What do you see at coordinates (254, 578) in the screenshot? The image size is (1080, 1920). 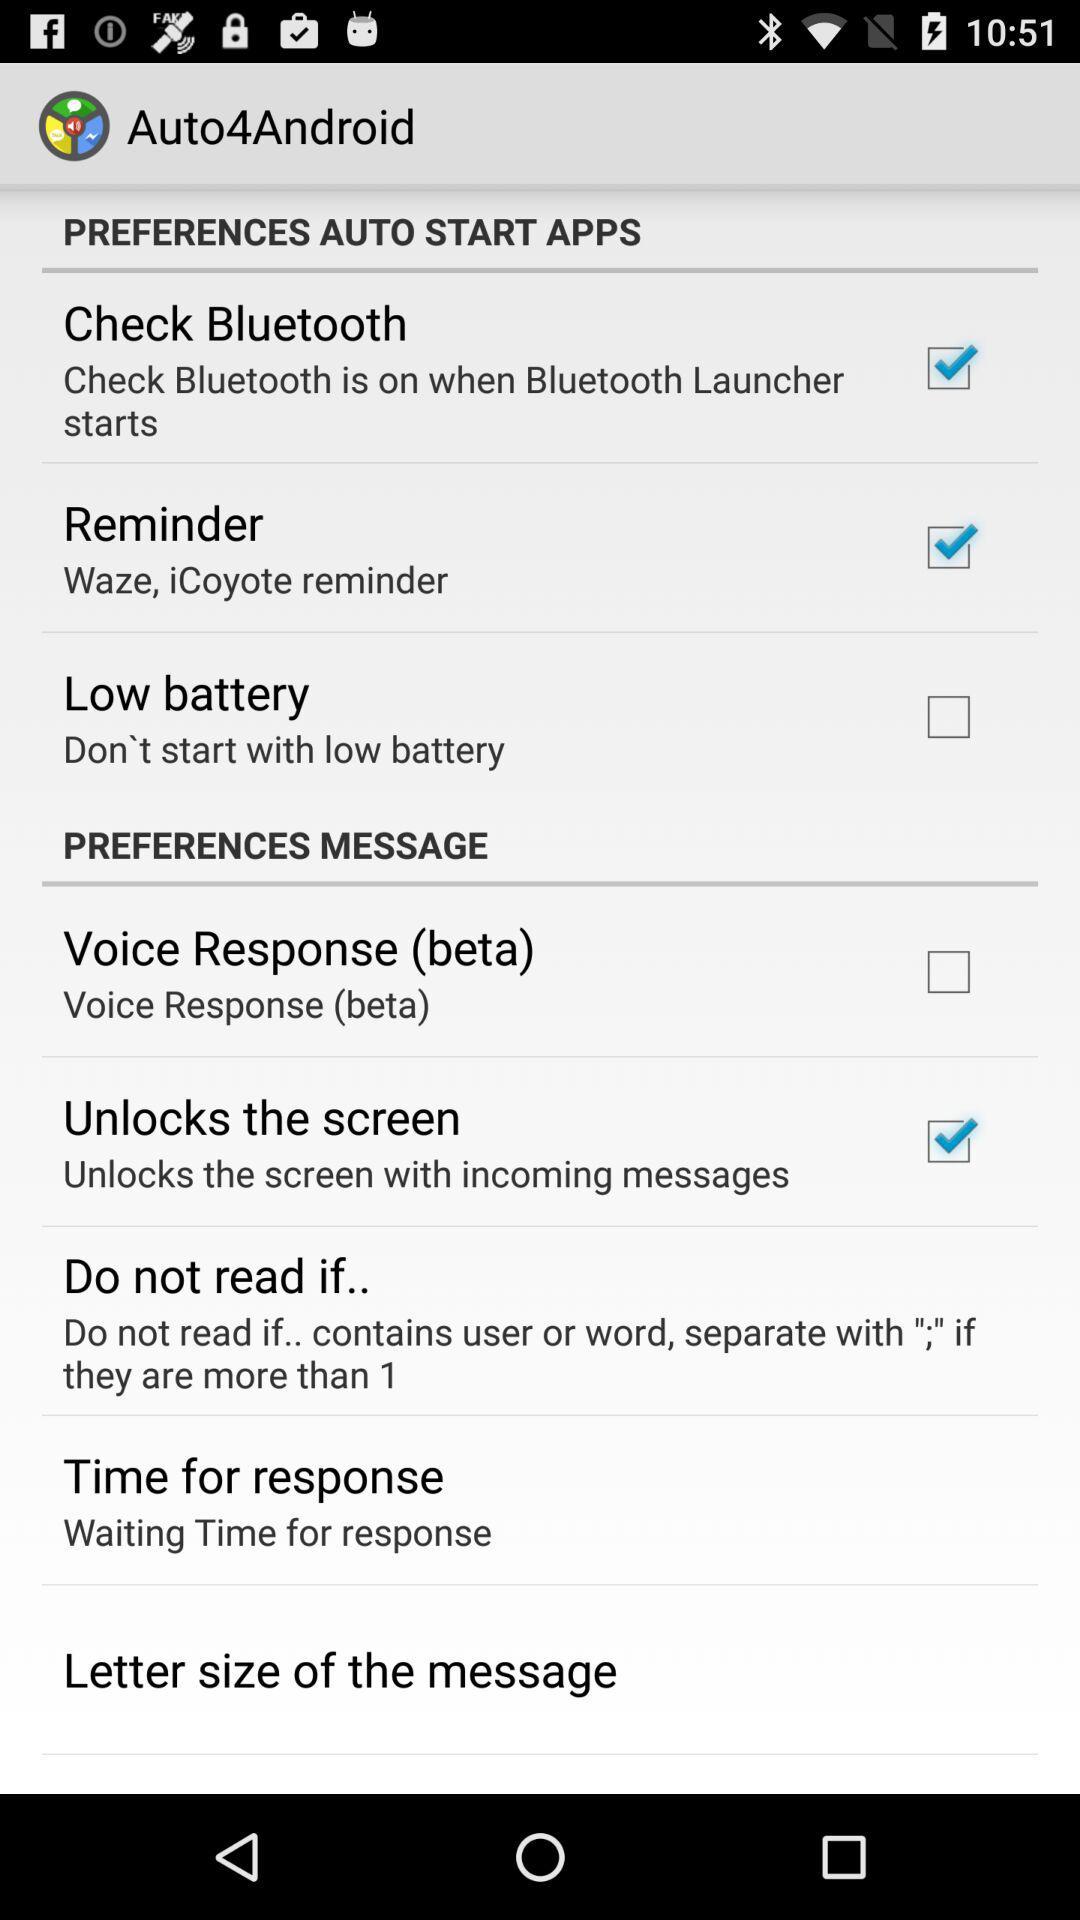 I see `app below the reminder` at bounding box center [254, 578].